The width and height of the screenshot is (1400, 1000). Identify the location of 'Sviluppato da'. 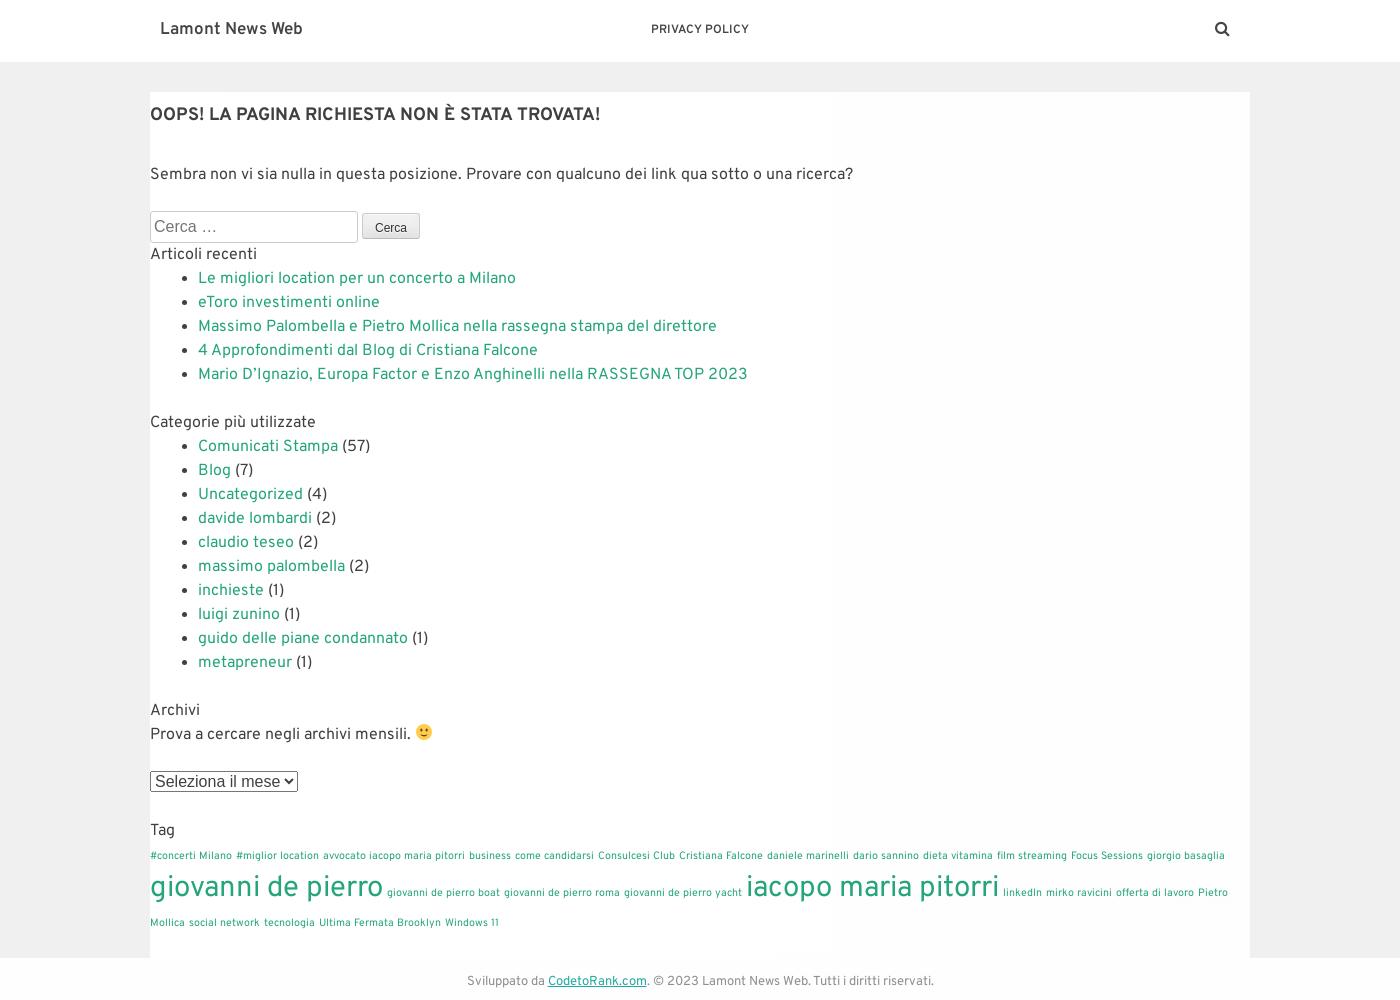
(506, 981).